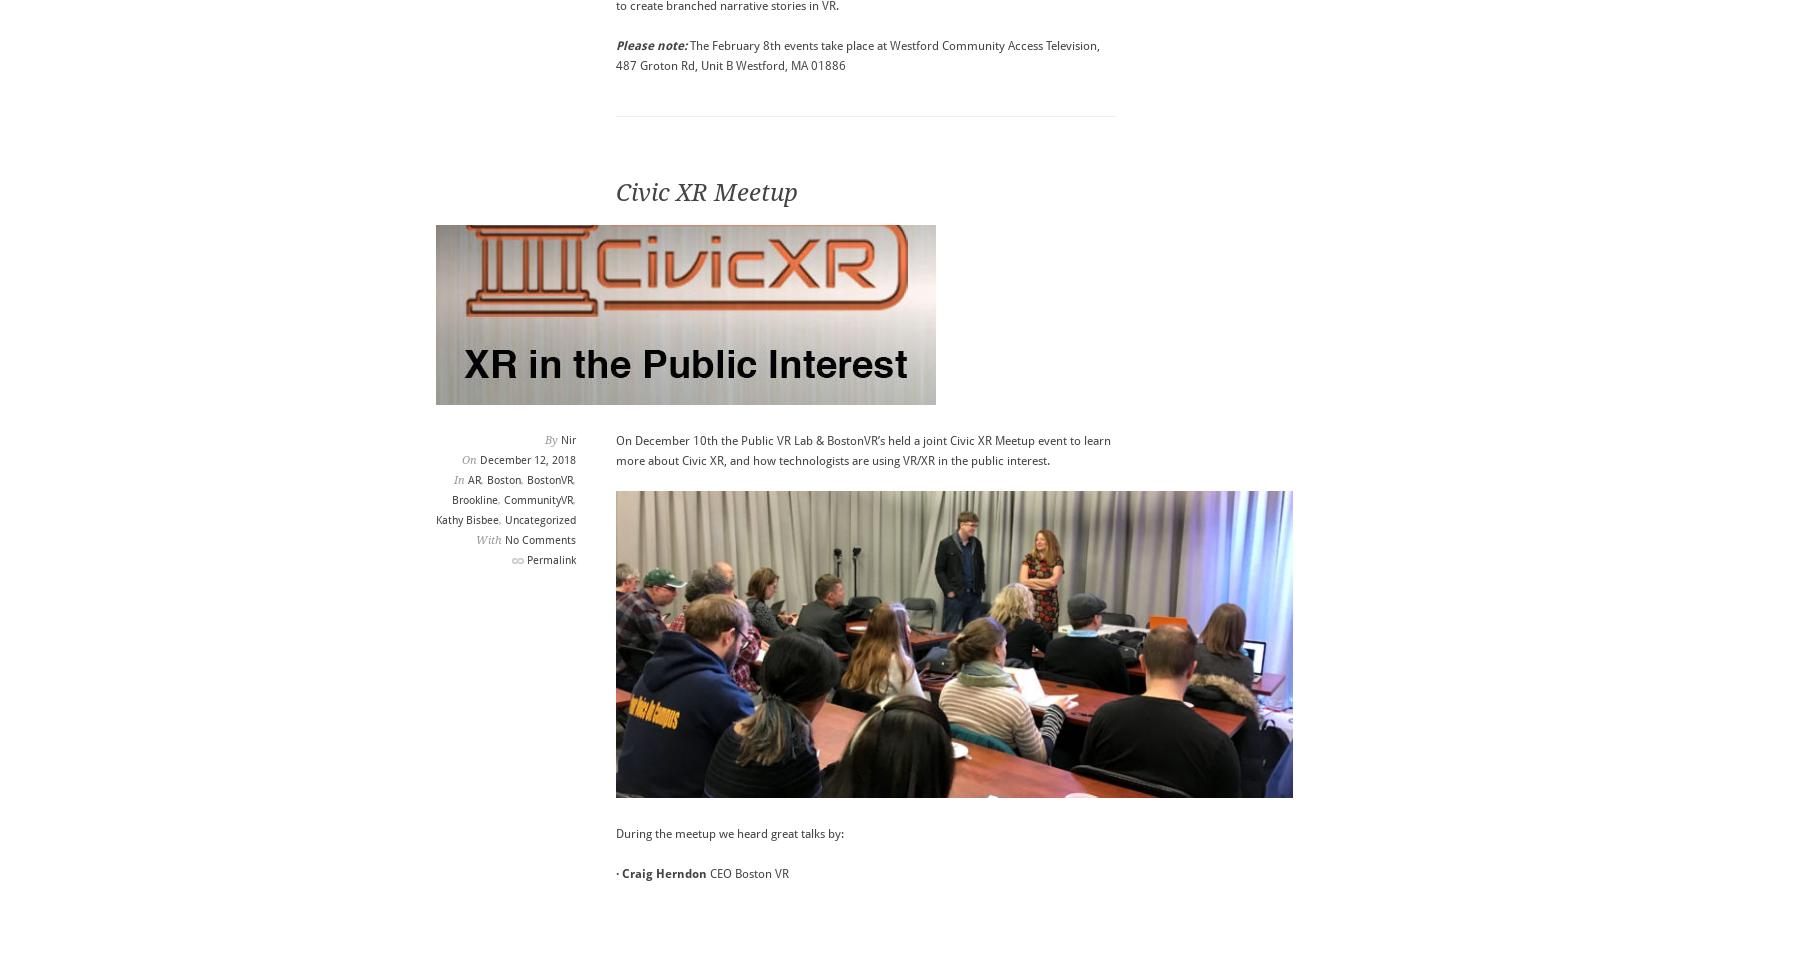  What do you see at coordinates (538, 519) in the screenshot?
I see `'Uncategorized'` at bounding box center [538, 519].